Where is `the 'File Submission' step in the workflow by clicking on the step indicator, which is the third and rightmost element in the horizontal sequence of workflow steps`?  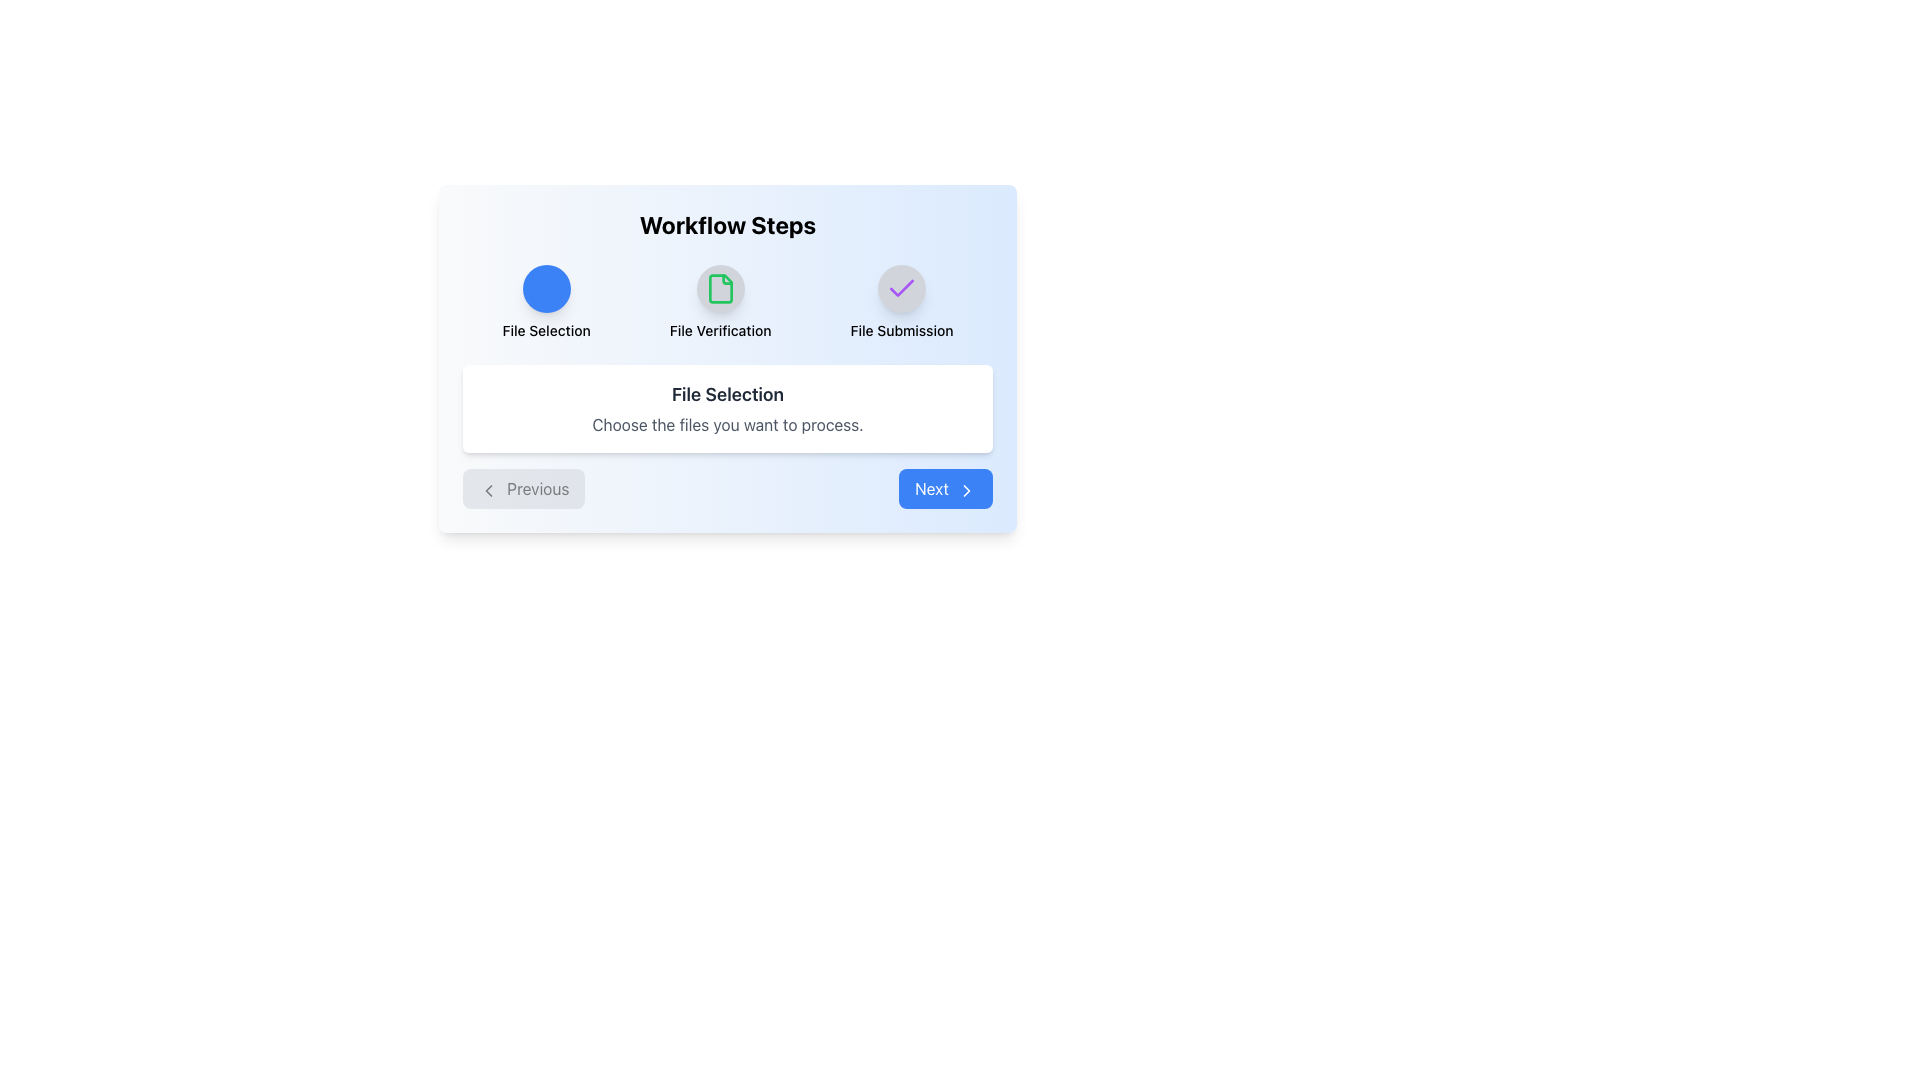
the 'File Submission' step in the workflow by clicking on the step indicator, which is the third and rightmost element in the horizontal sequence of workflow steps is located at coordinates (901, 303).